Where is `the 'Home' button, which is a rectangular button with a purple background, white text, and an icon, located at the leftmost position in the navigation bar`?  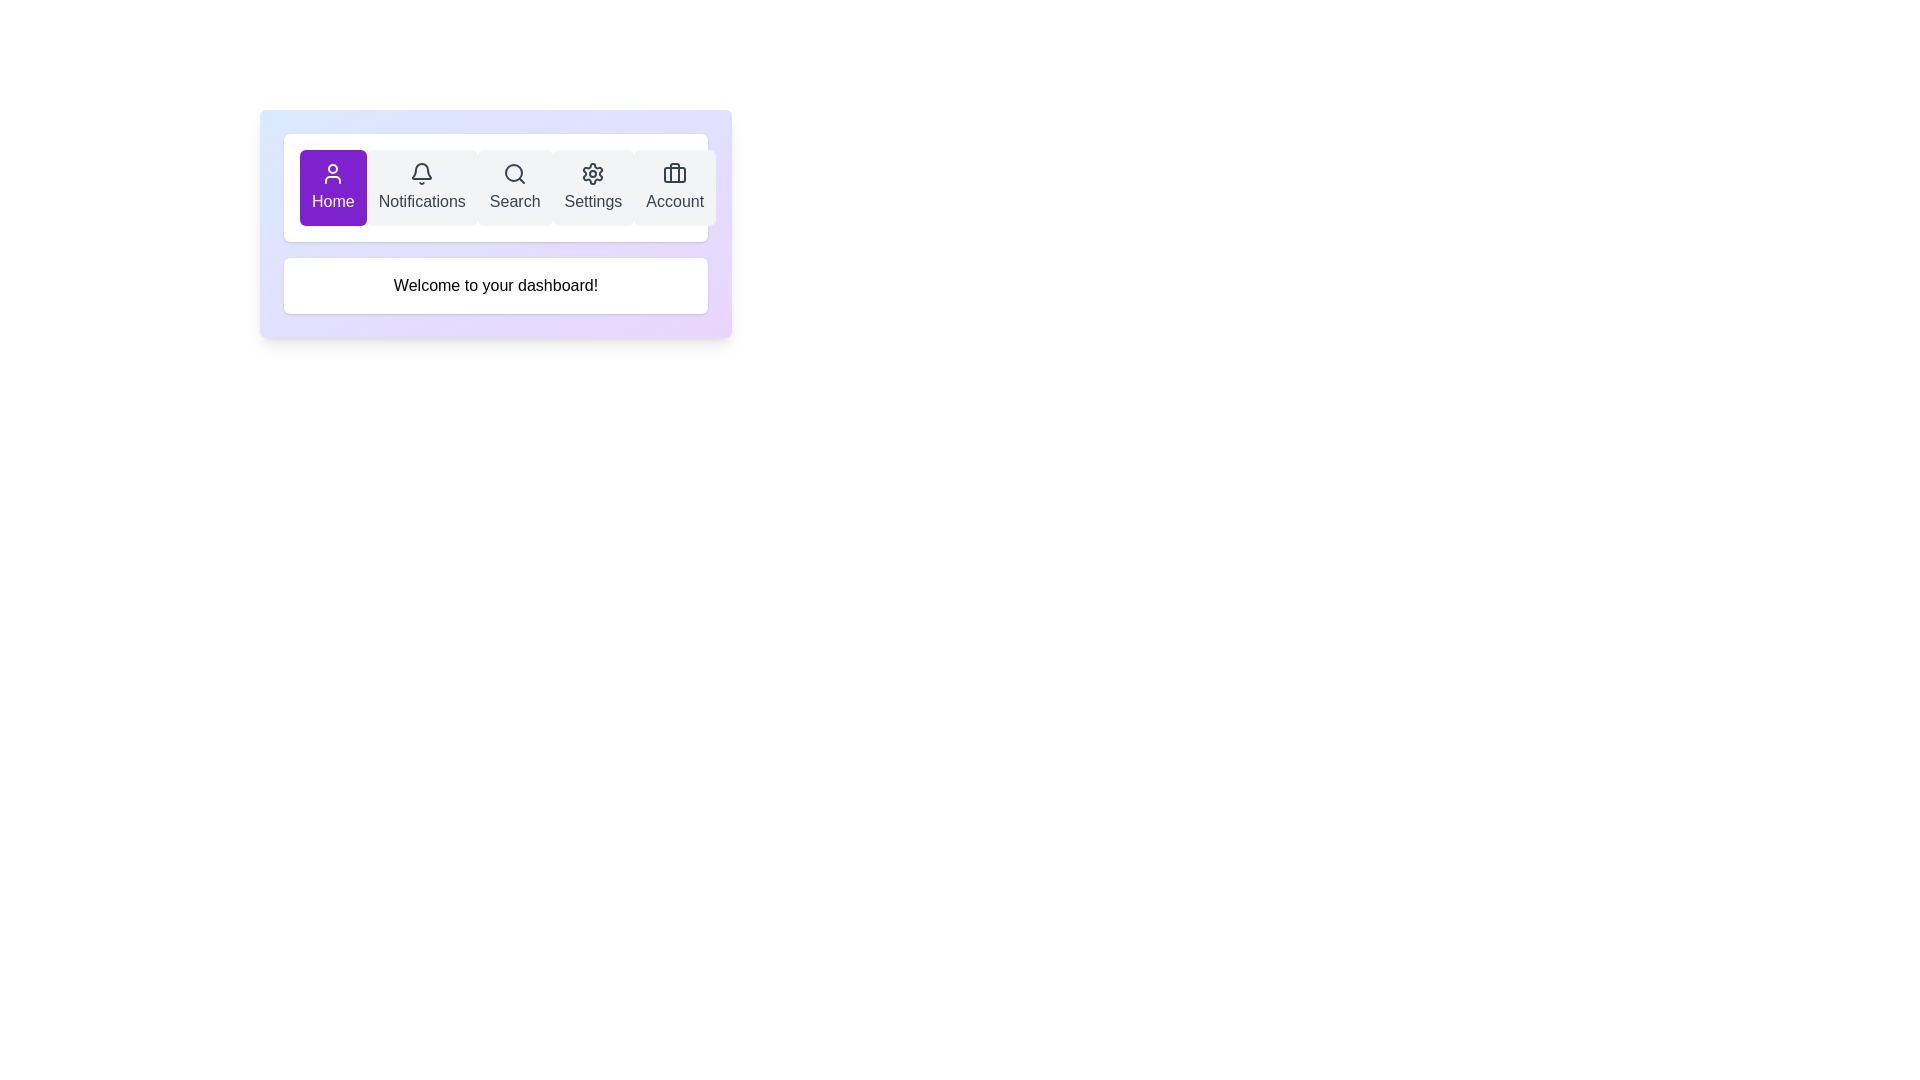
the 'Home' button, which is a rectangular button with a purple background, white text, and an icon, located at the leftmost position in the navigation bar is located at coordinates (333, 188).